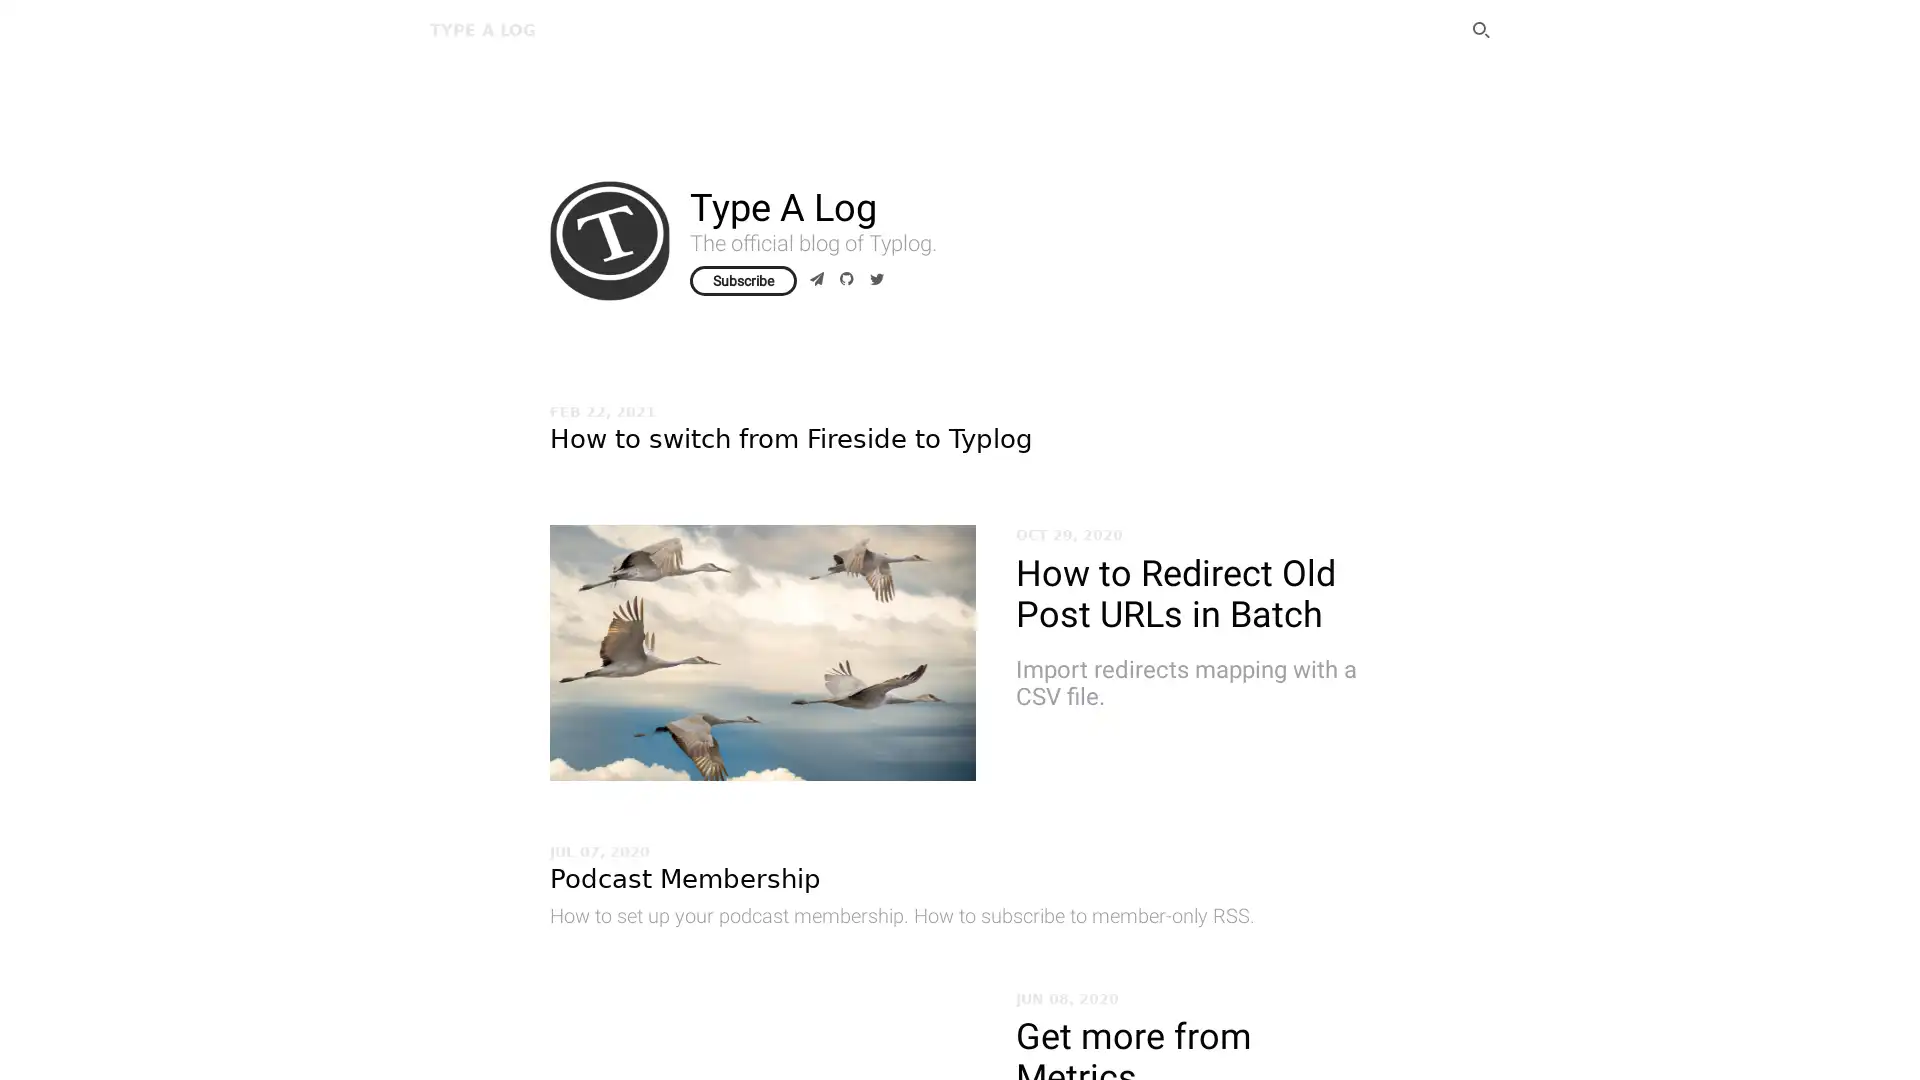 The width and height of the screenshot is (1920, 1080). I want to click on Subscribe, so click(742, 281).